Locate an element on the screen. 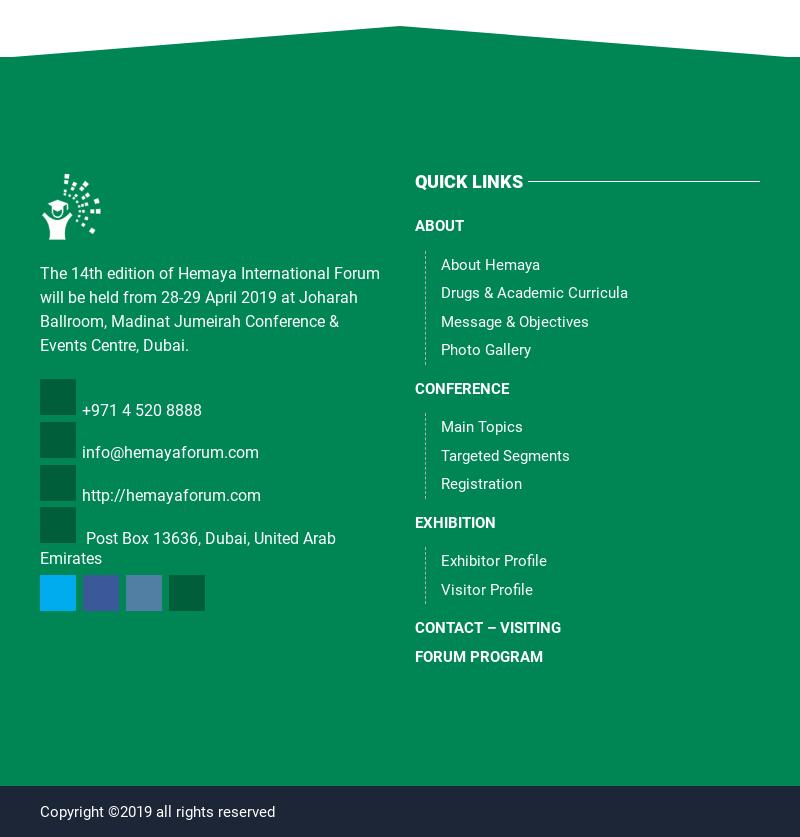 The image size is (800, 837). 'info@hemayaforum.com' is located at coordinates (169, 451).